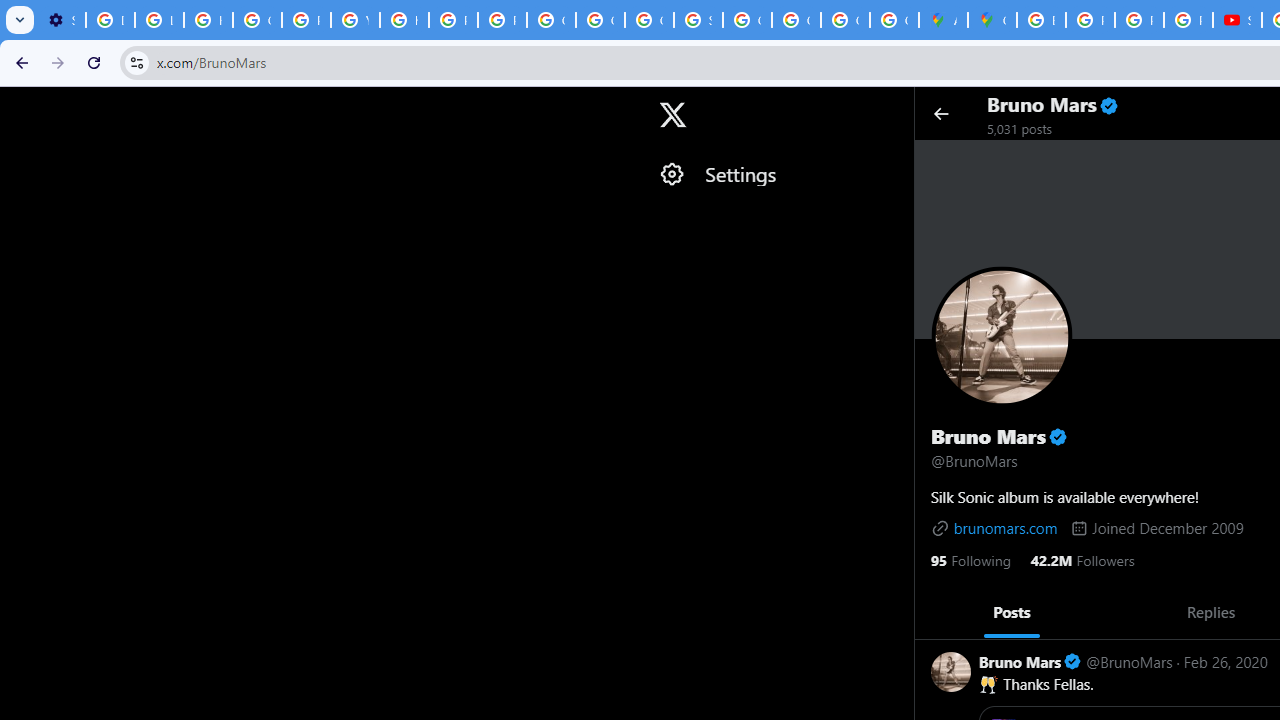  What do you see at coordinates (992, 20) in the screenshot?
I see `'Google Maps'` at bounding box center [992, 20].